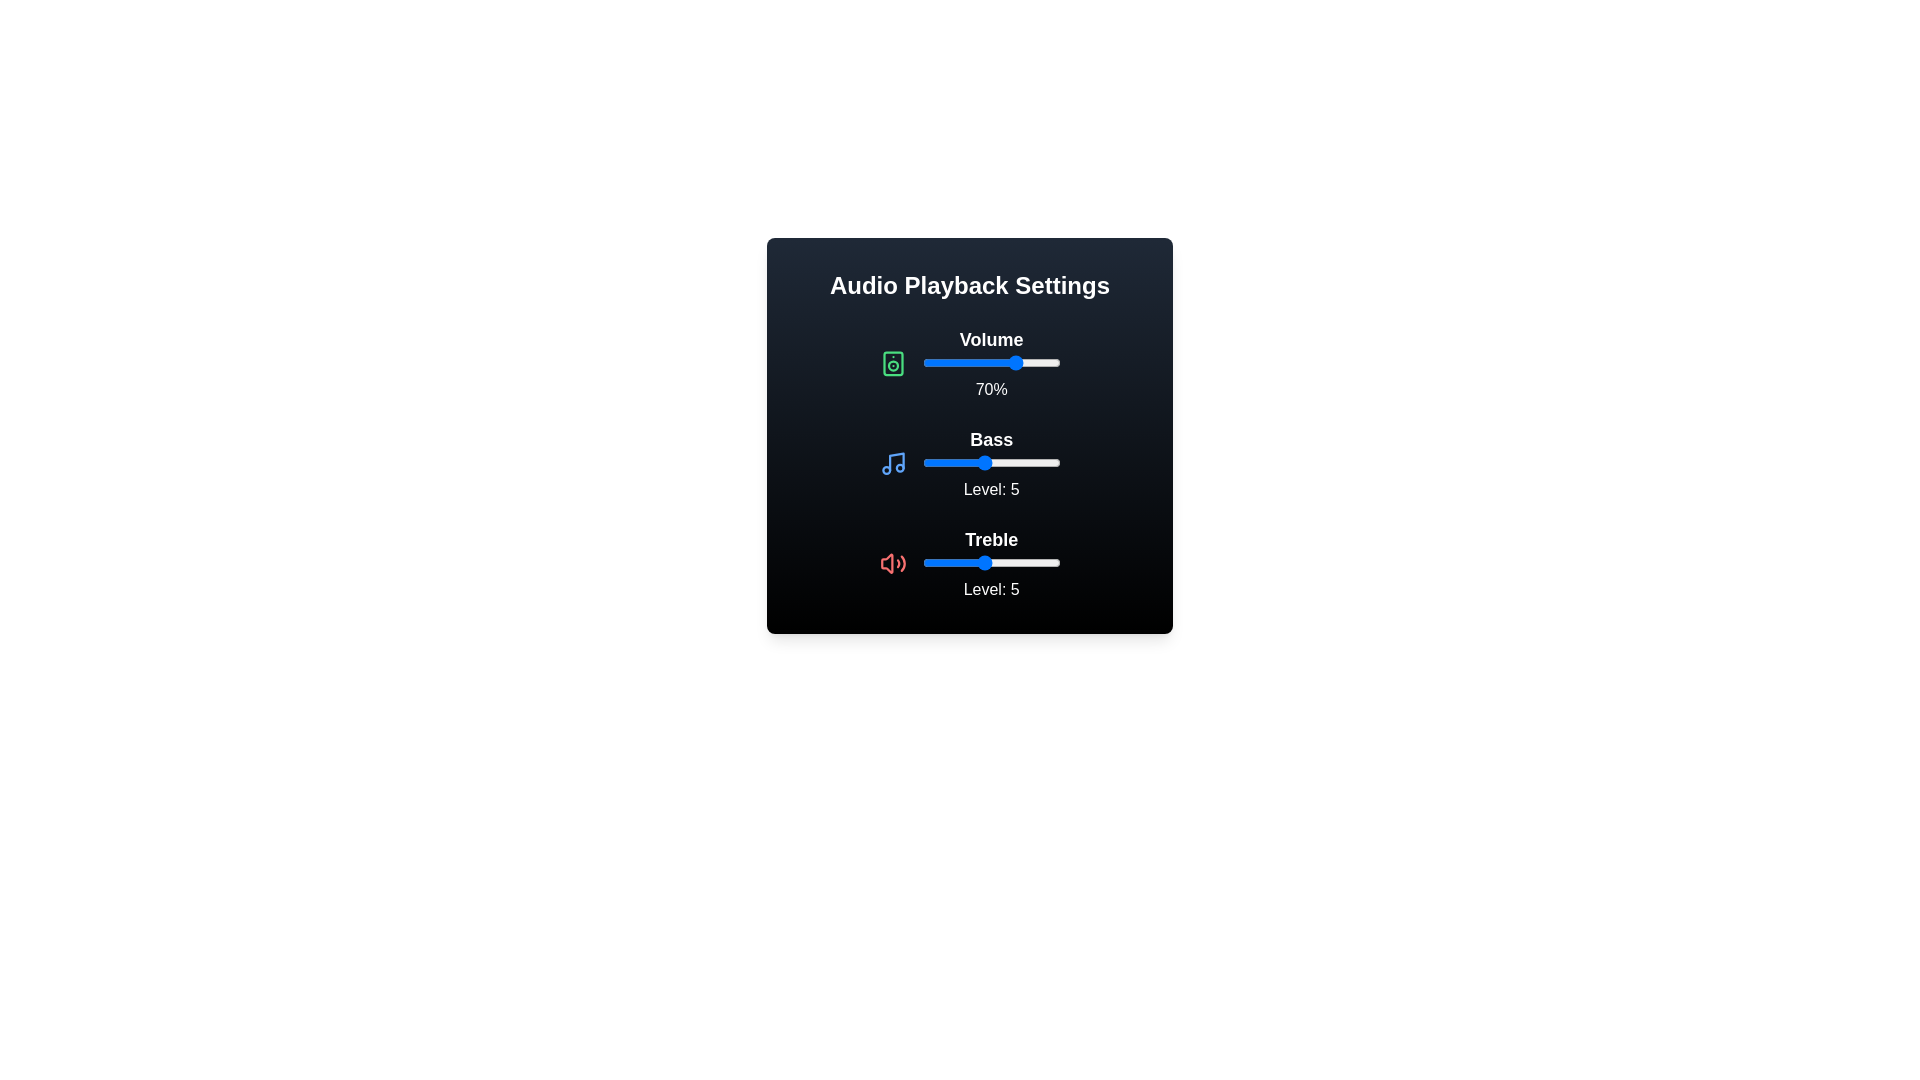 Image resolution: width=1920 pixels, height=1080 pixels. What do you see at coordinates (952, 563) in the screenshot?
I see `treble level` at bounding box center [952, 563].